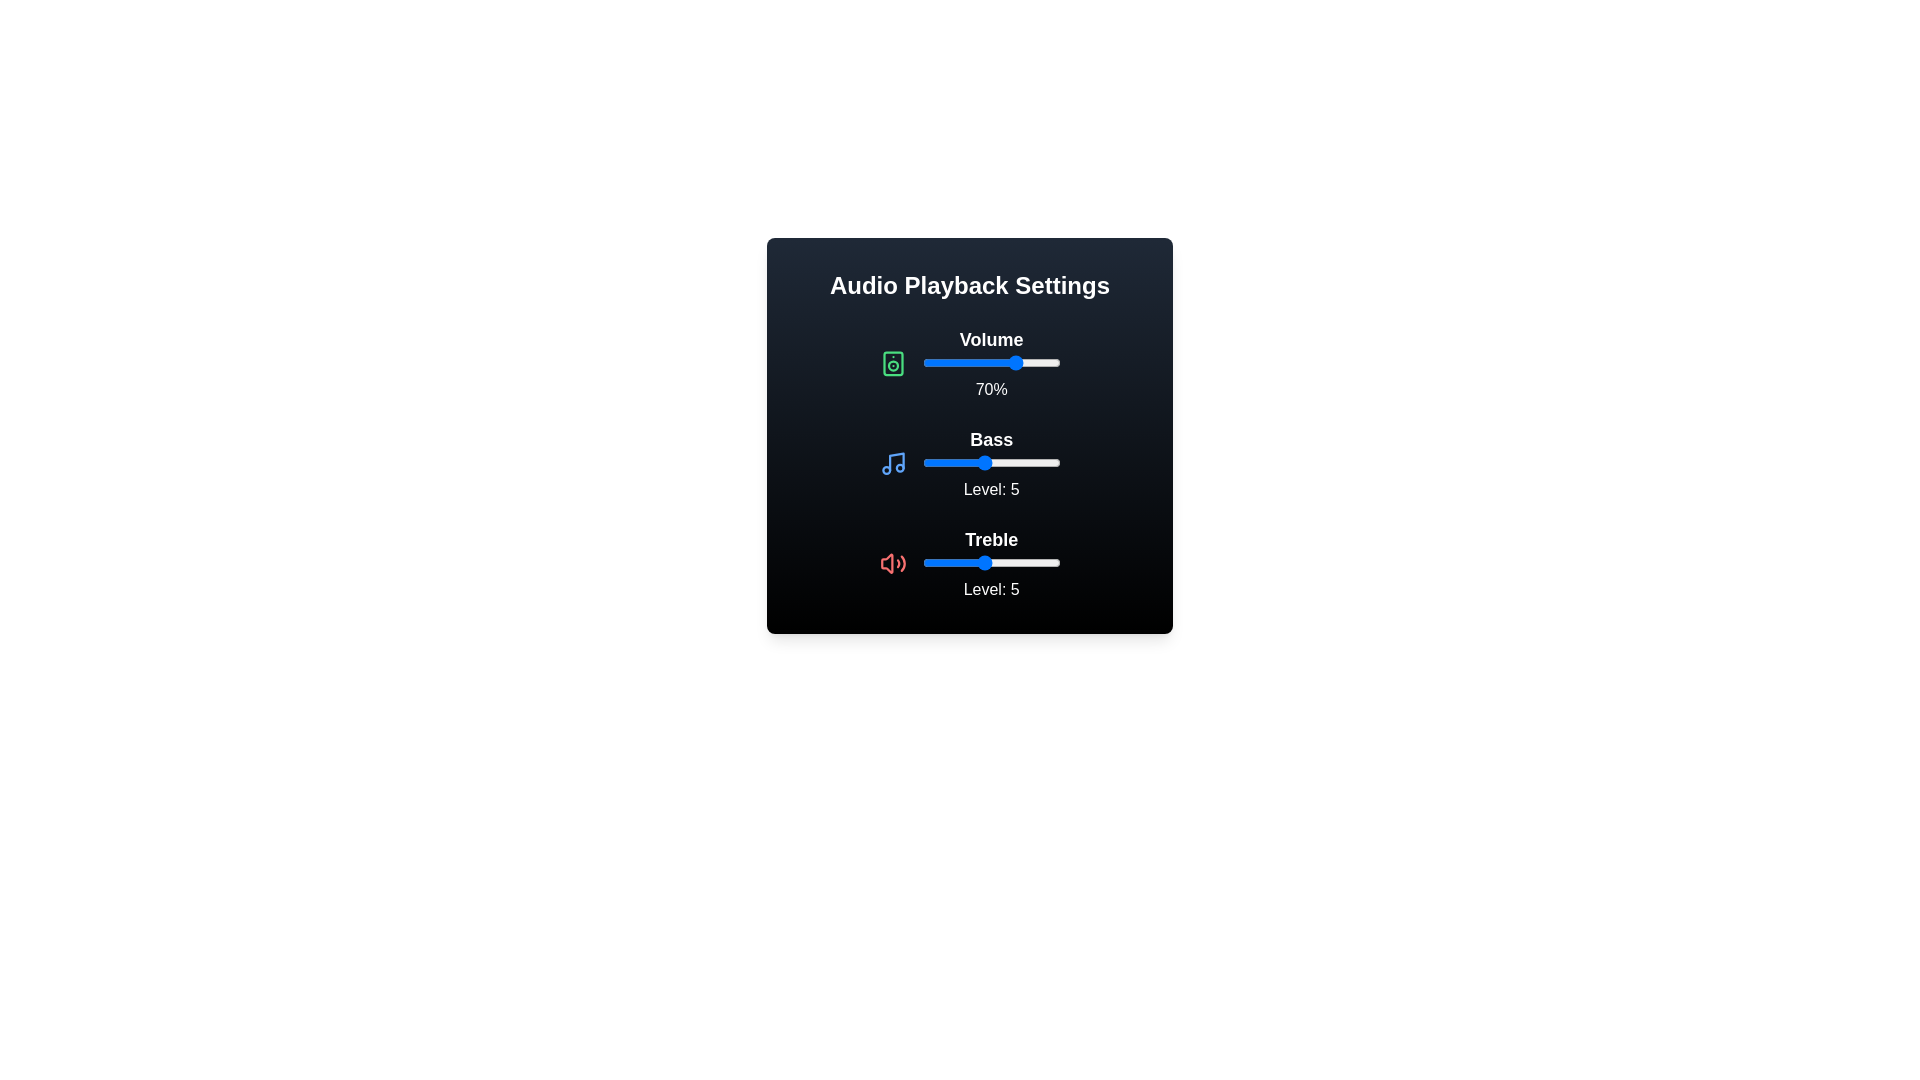 Image resolution: width=1920 pixels, height=1080 pixels. What do you see at coordinates (952, 563) in the screenshot?
I see `treble level` at bounding box center [952, 563].